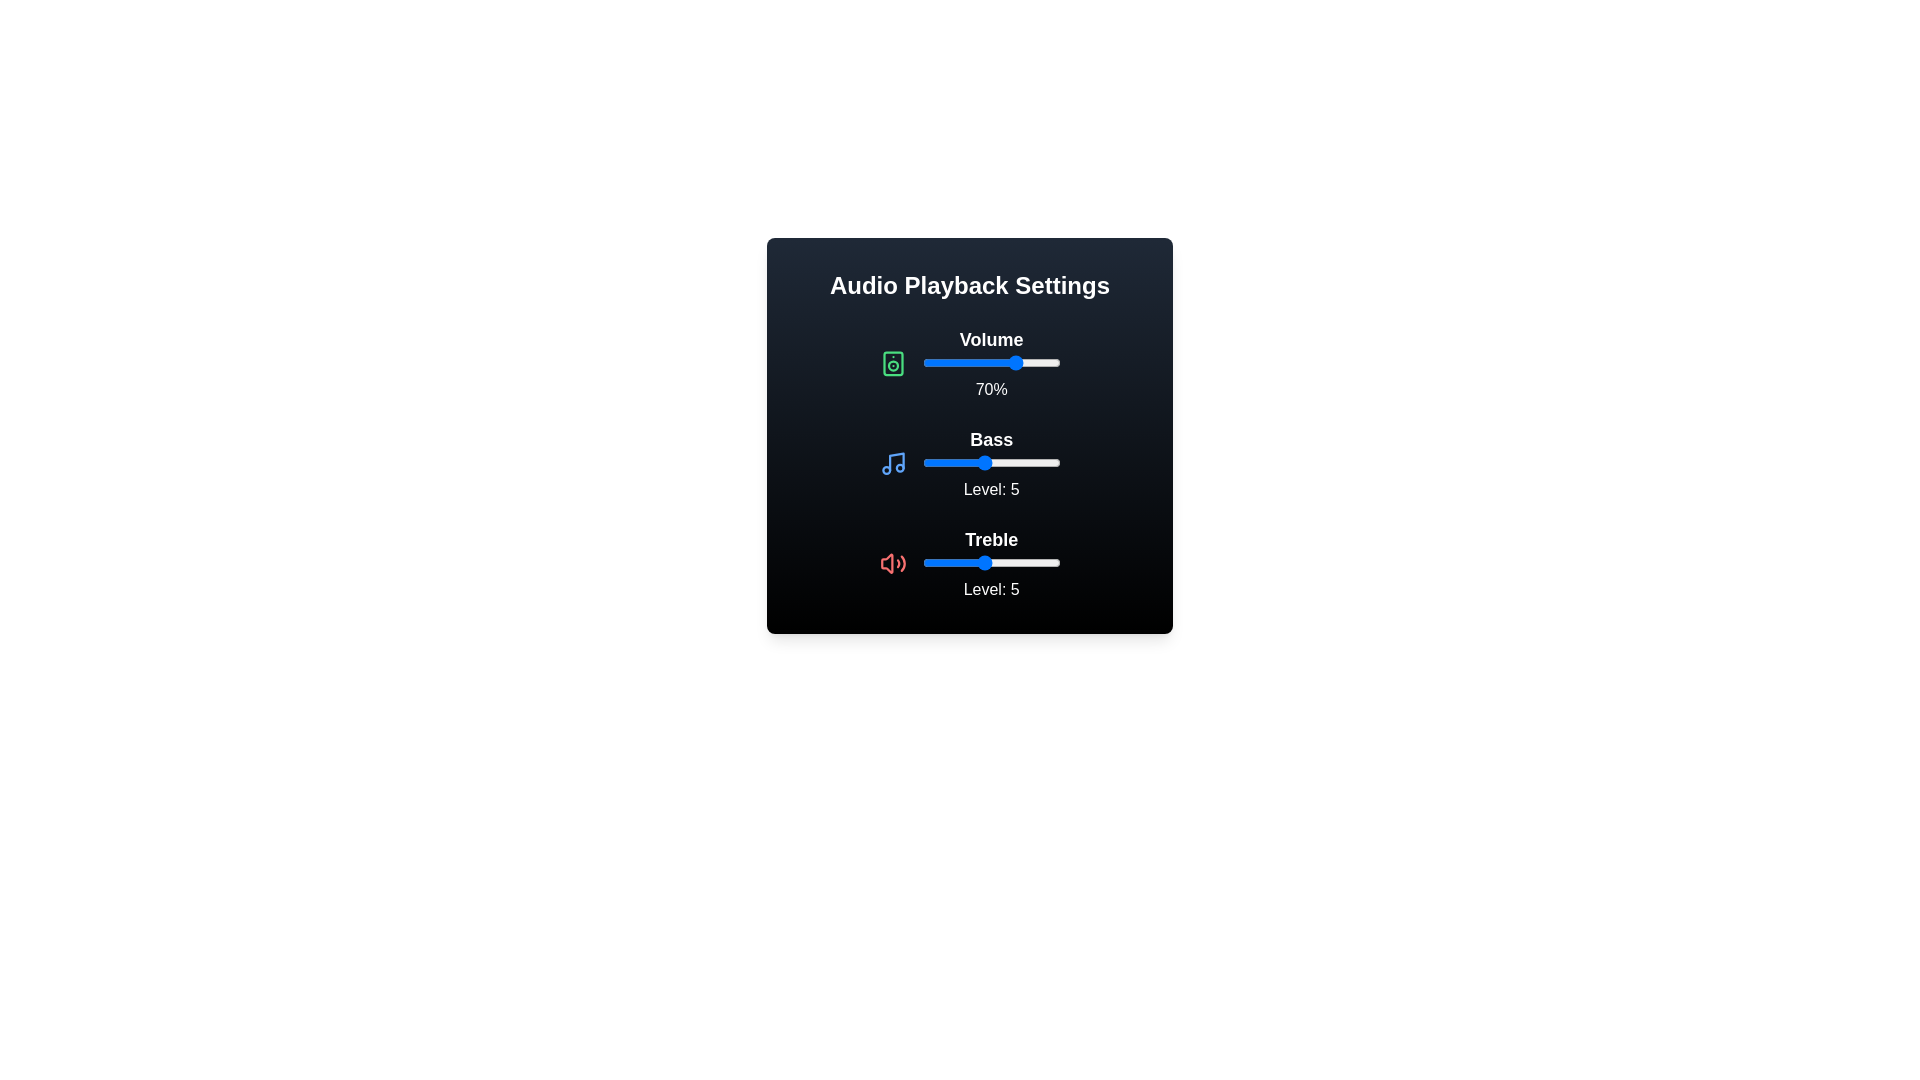 Image resolution: width=1920 pixels, height=1080 pixels. What do you see at coordinates (952, 563) in the screenshot?
I see `treble level` at bounding box center [952, 563].